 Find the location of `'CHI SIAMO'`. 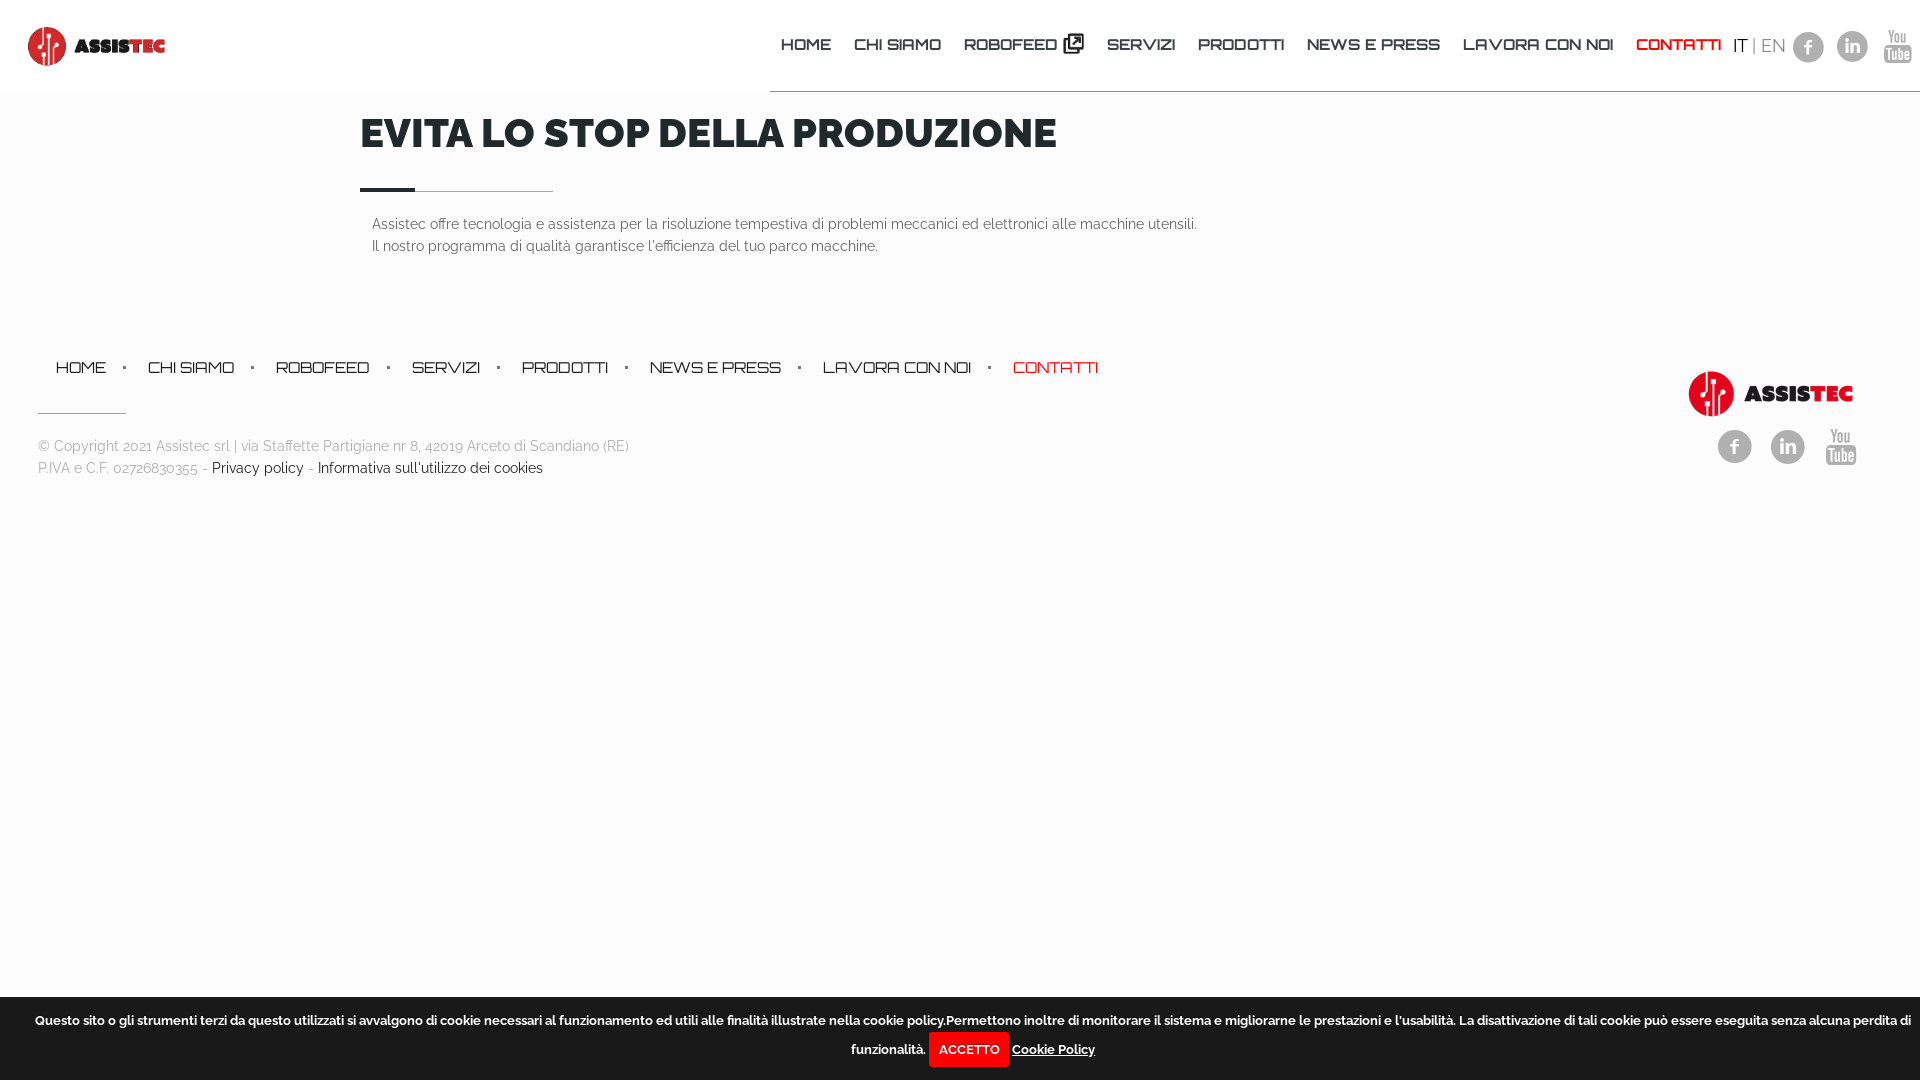

'CHI SIAMO' is located at coordinates (192, 367).